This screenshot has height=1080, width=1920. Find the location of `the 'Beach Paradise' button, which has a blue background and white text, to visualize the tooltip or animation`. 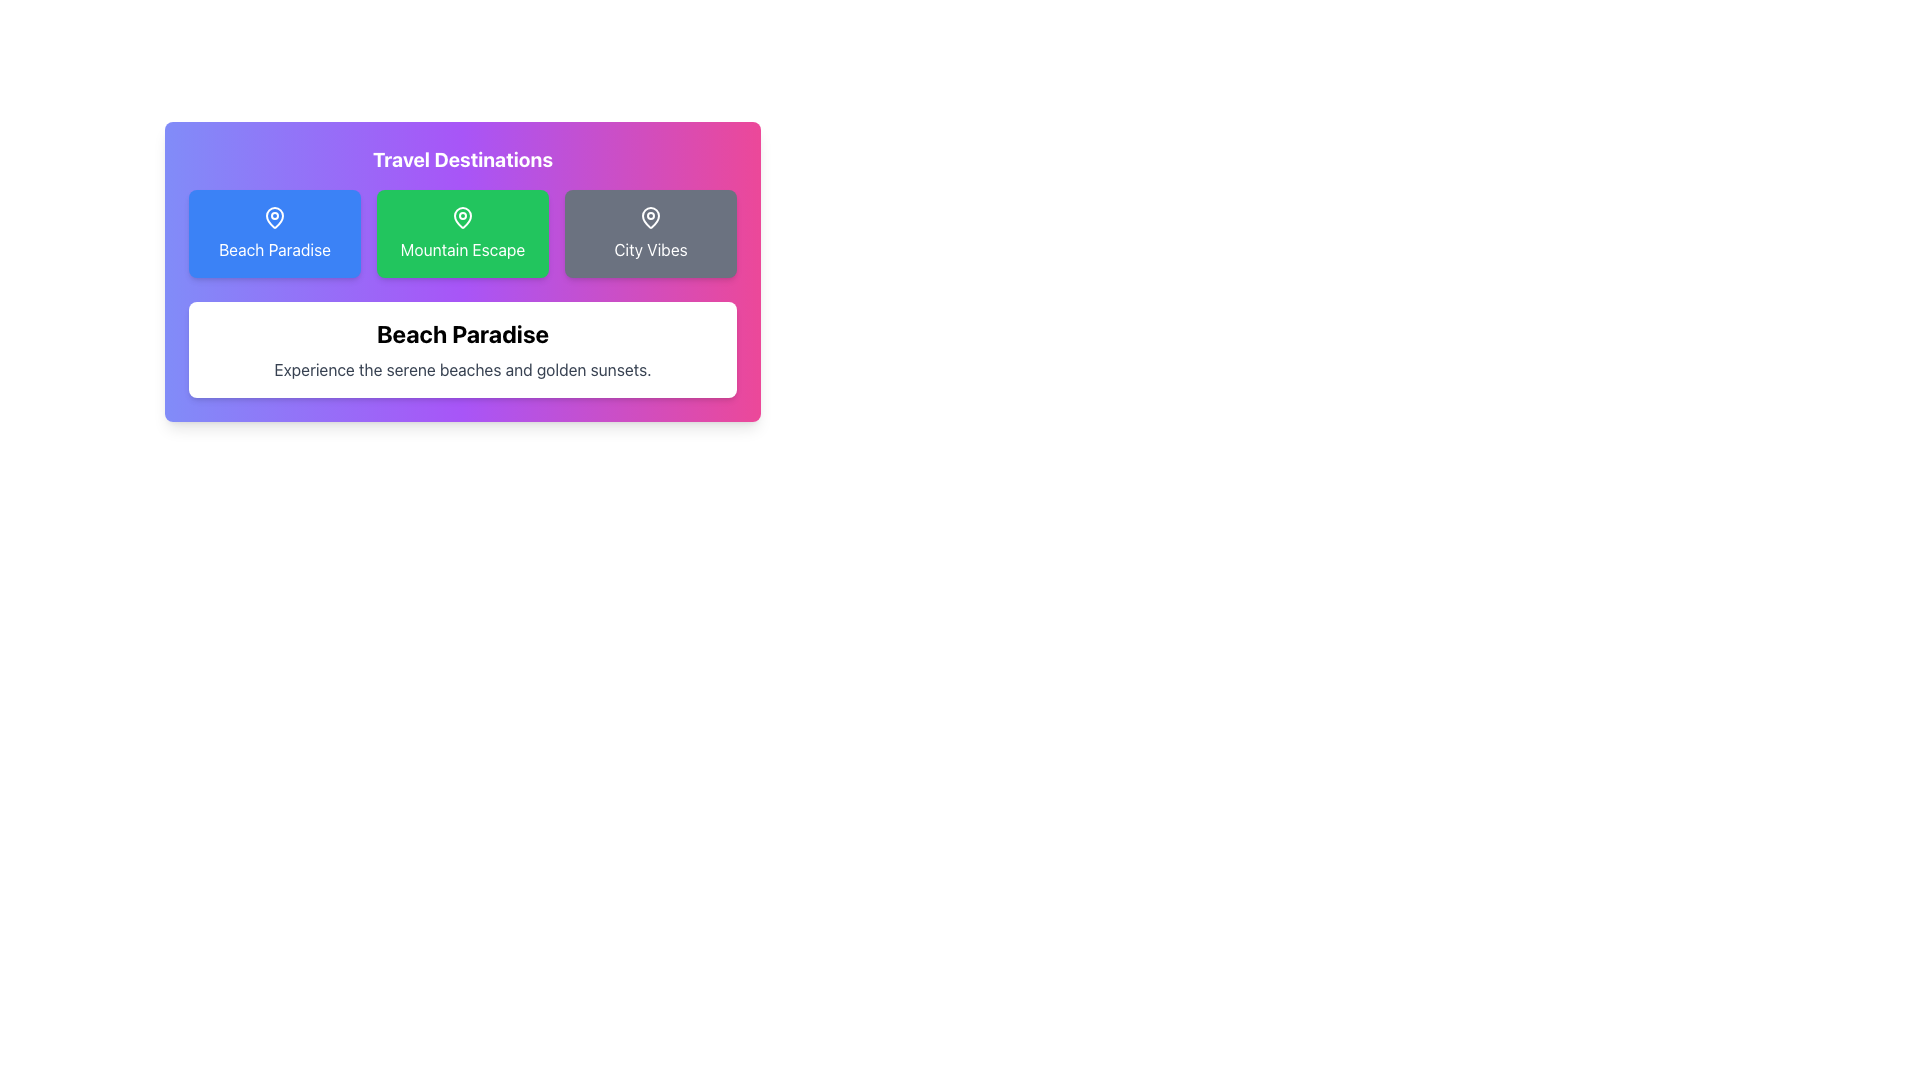

the 'Beach Paradise' button, which has a blue background and white text, to visualize the tooltip or animation is located at coordinates (273, 233).